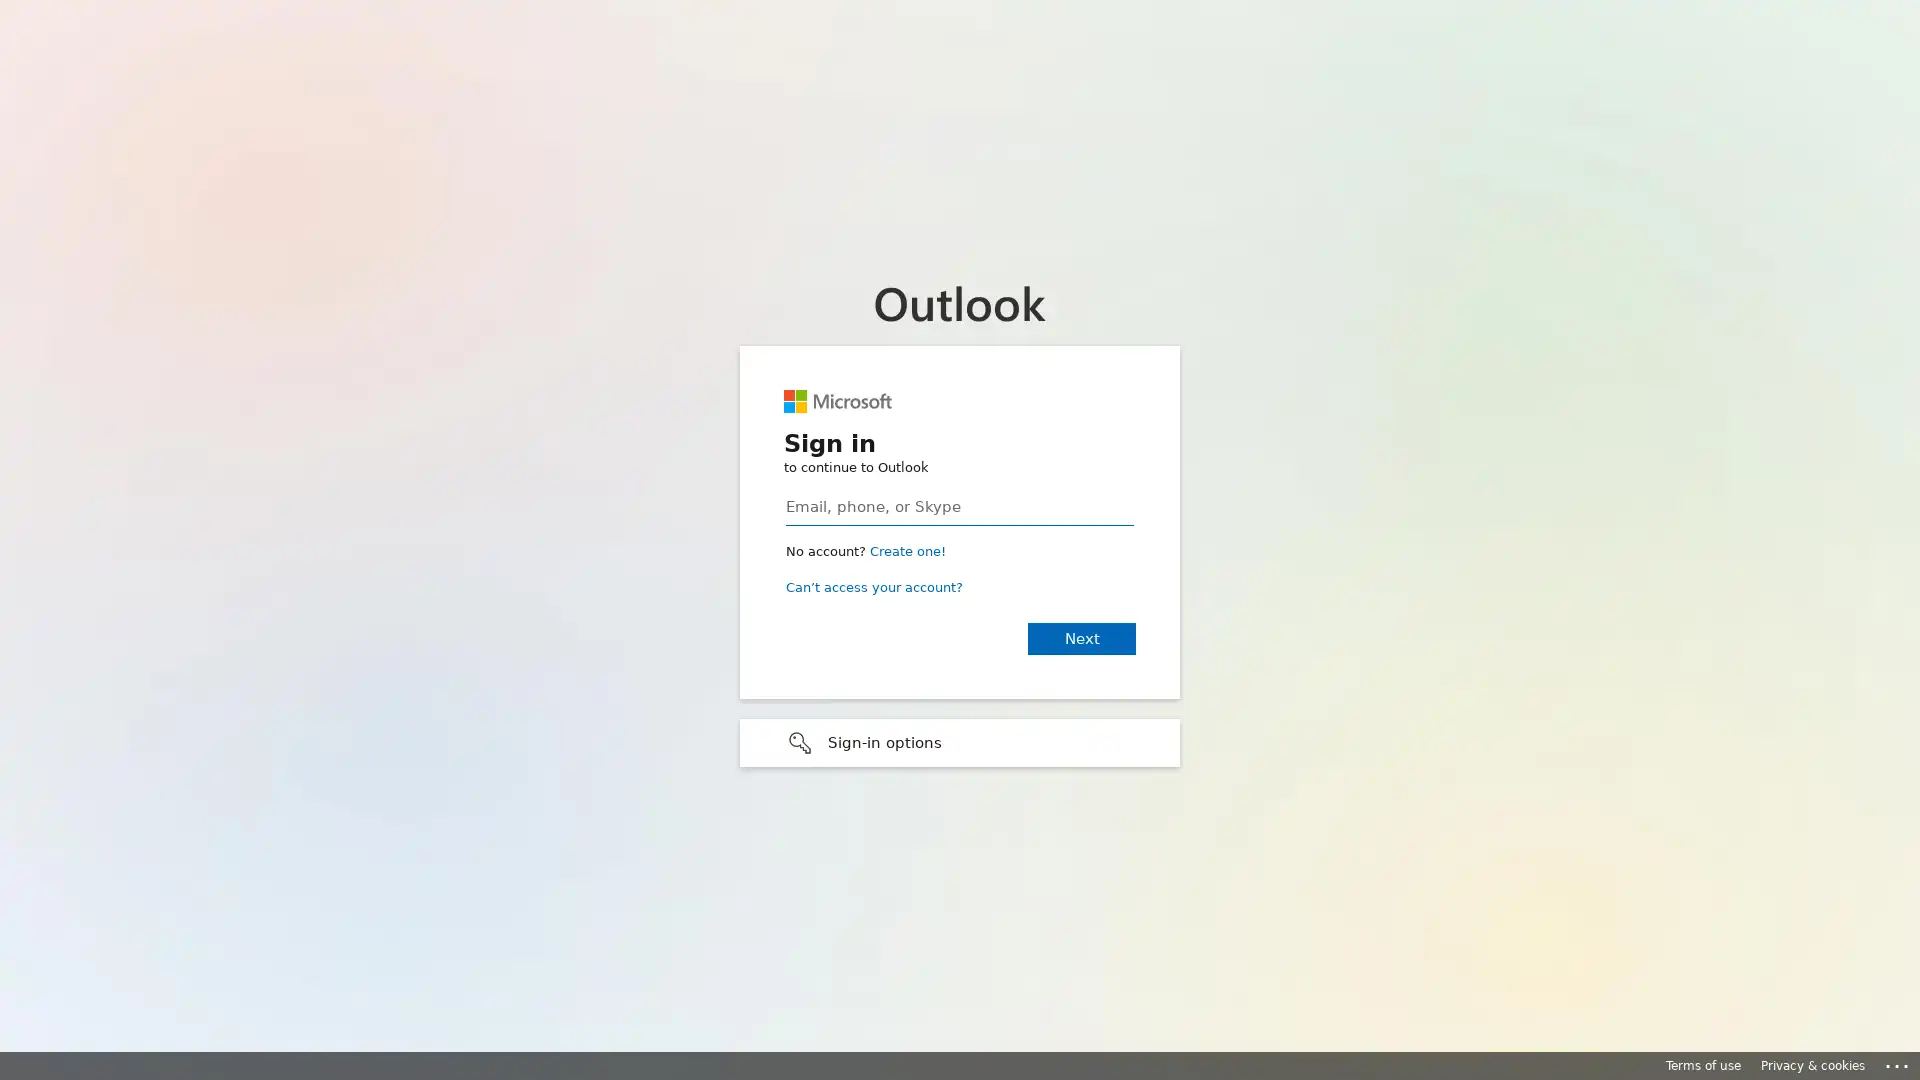  What do you see at coordinates (1897, 1062) in the screenshot?
I see `Click here for troubleshooting information` at bounding box center [1897, 1062].